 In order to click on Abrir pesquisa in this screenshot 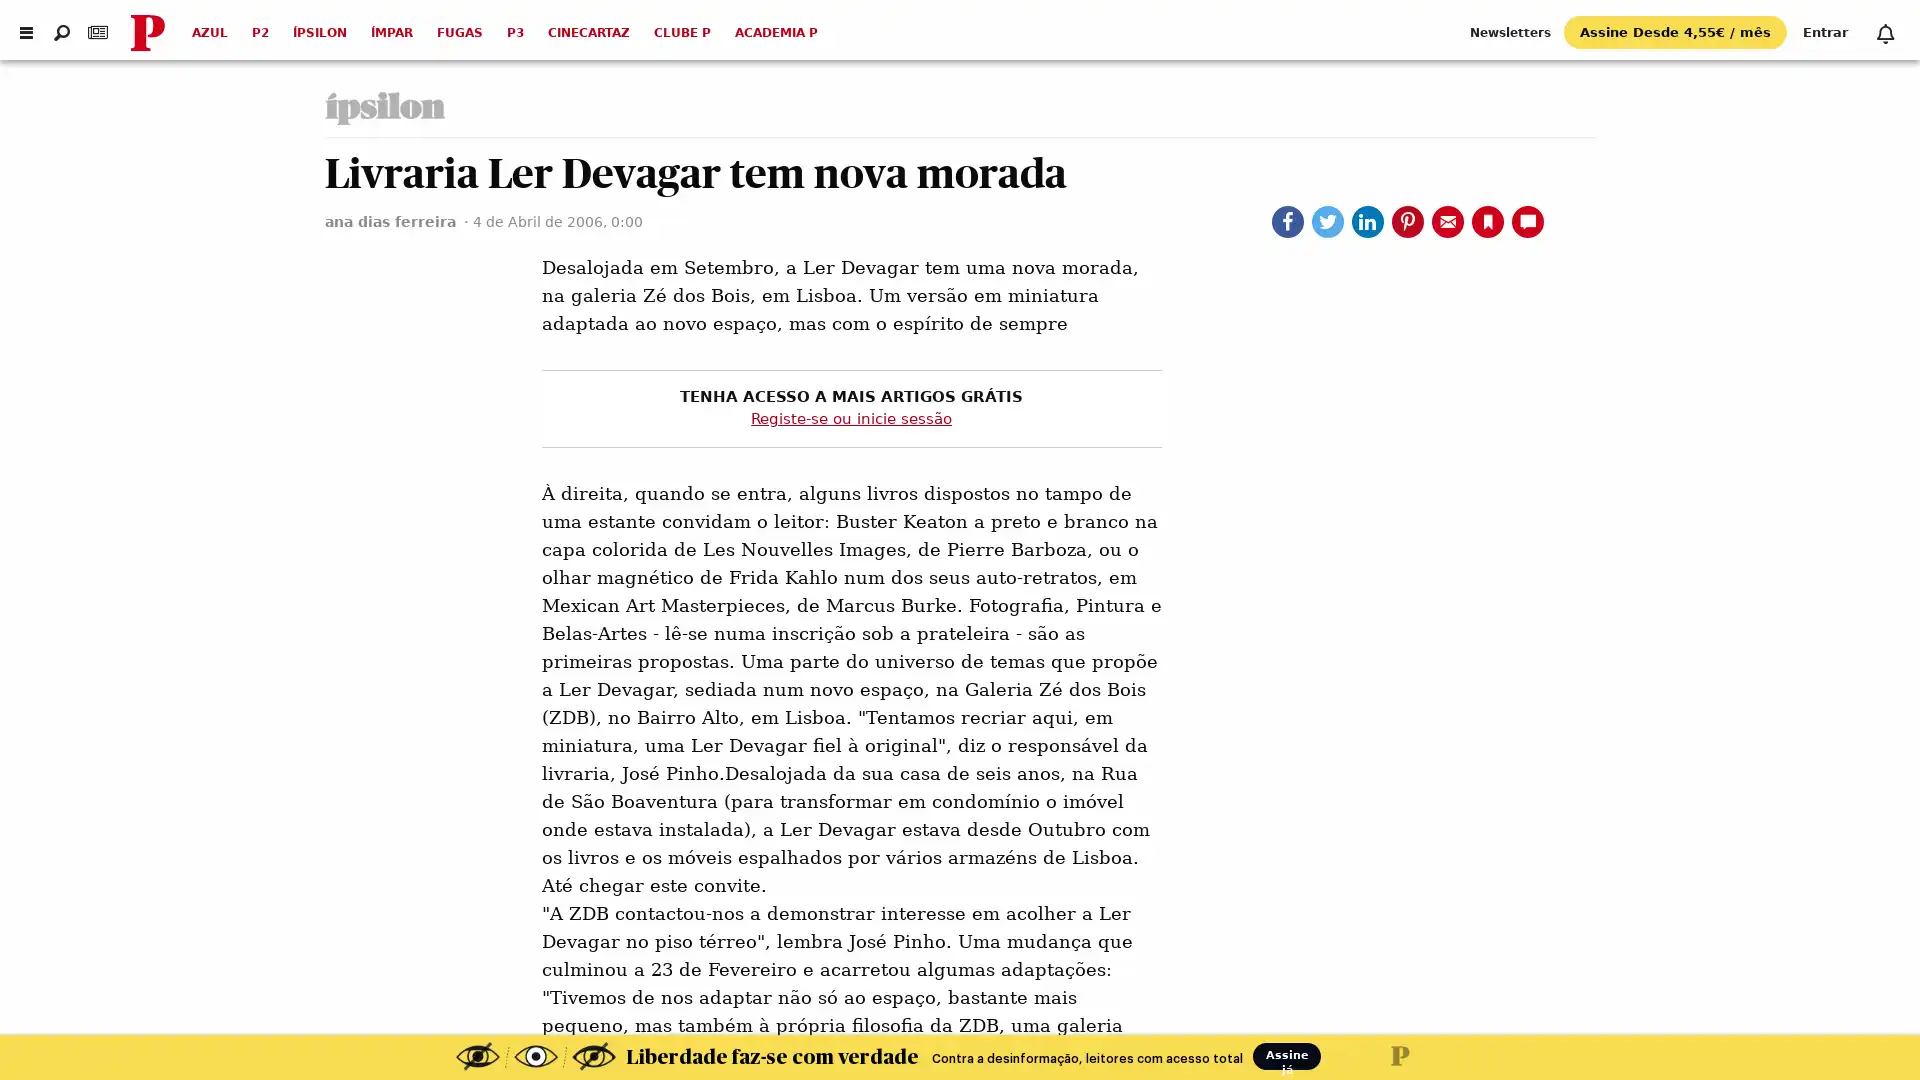, I will do `click(62, 31)`.